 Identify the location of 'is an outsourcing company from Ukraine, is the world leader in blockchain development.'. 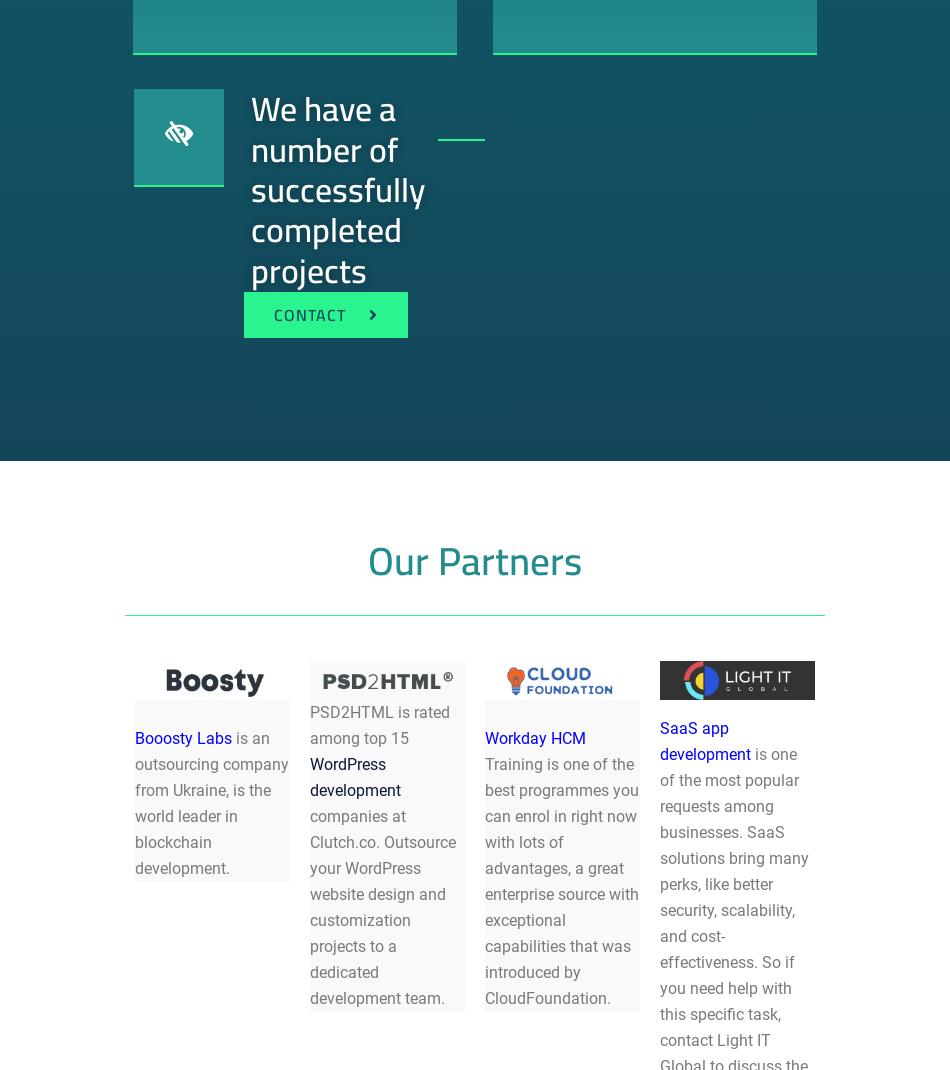
(212, 801).